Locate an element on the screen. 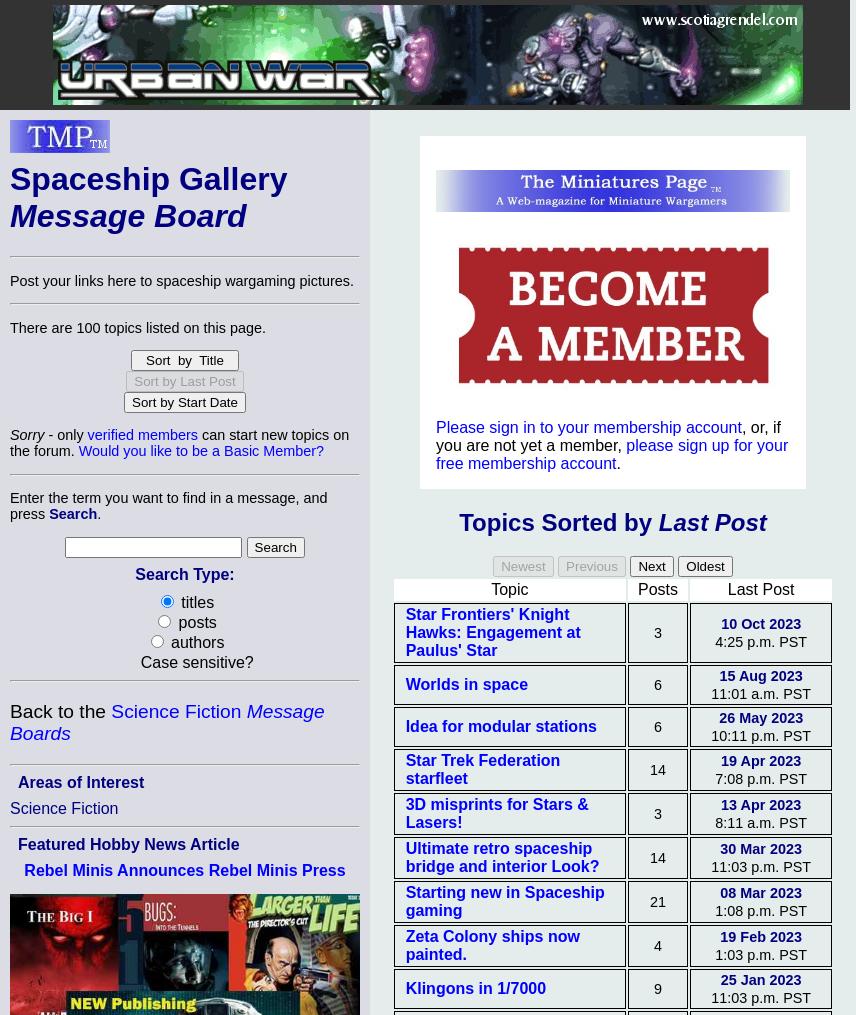 Image resolution: width=856 pixels, height=1015 pixels. '- only' is located at coordinates (42, 435).